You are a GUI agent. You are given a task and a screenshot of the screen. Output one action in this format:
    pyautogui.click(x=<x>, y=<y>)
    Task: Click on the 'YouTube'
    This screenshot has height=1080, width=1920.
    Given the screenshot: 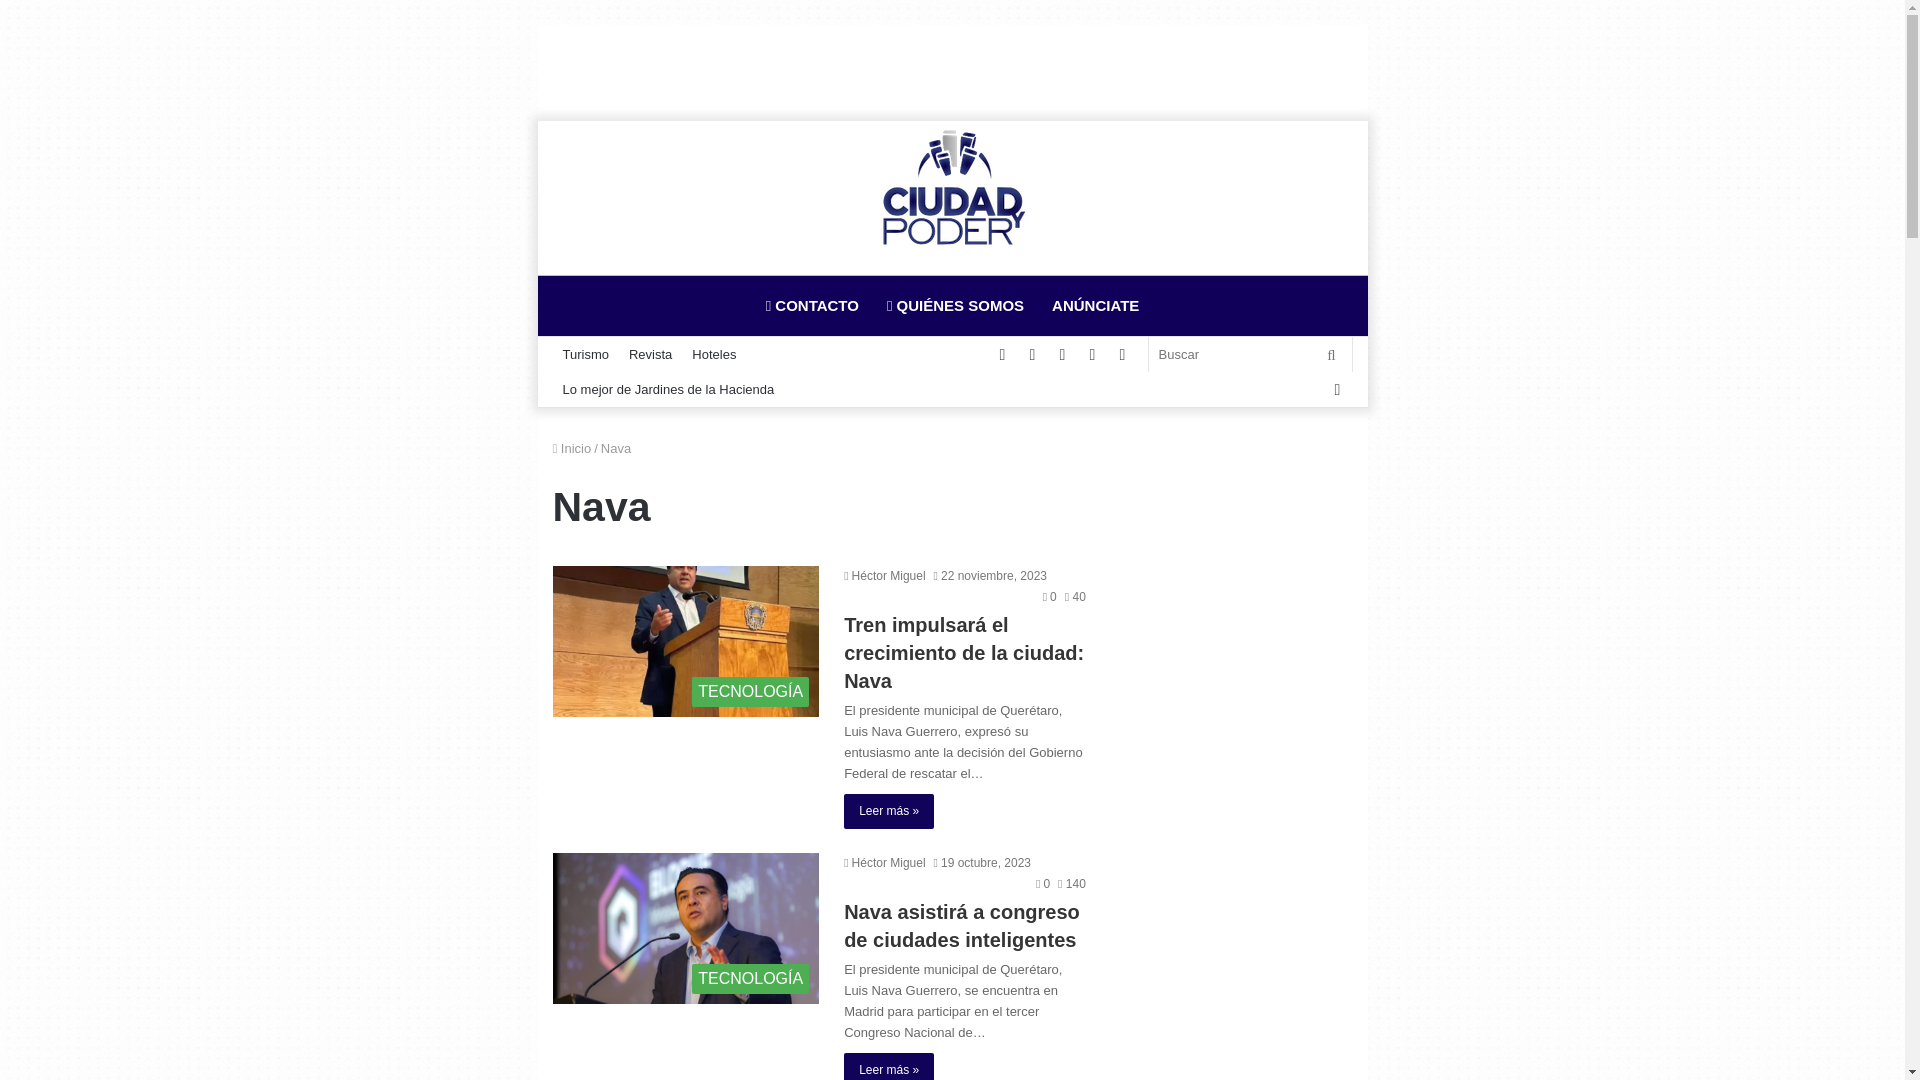 What is the action you would take?
    pyautogui.click(x=1032, y=353)
    